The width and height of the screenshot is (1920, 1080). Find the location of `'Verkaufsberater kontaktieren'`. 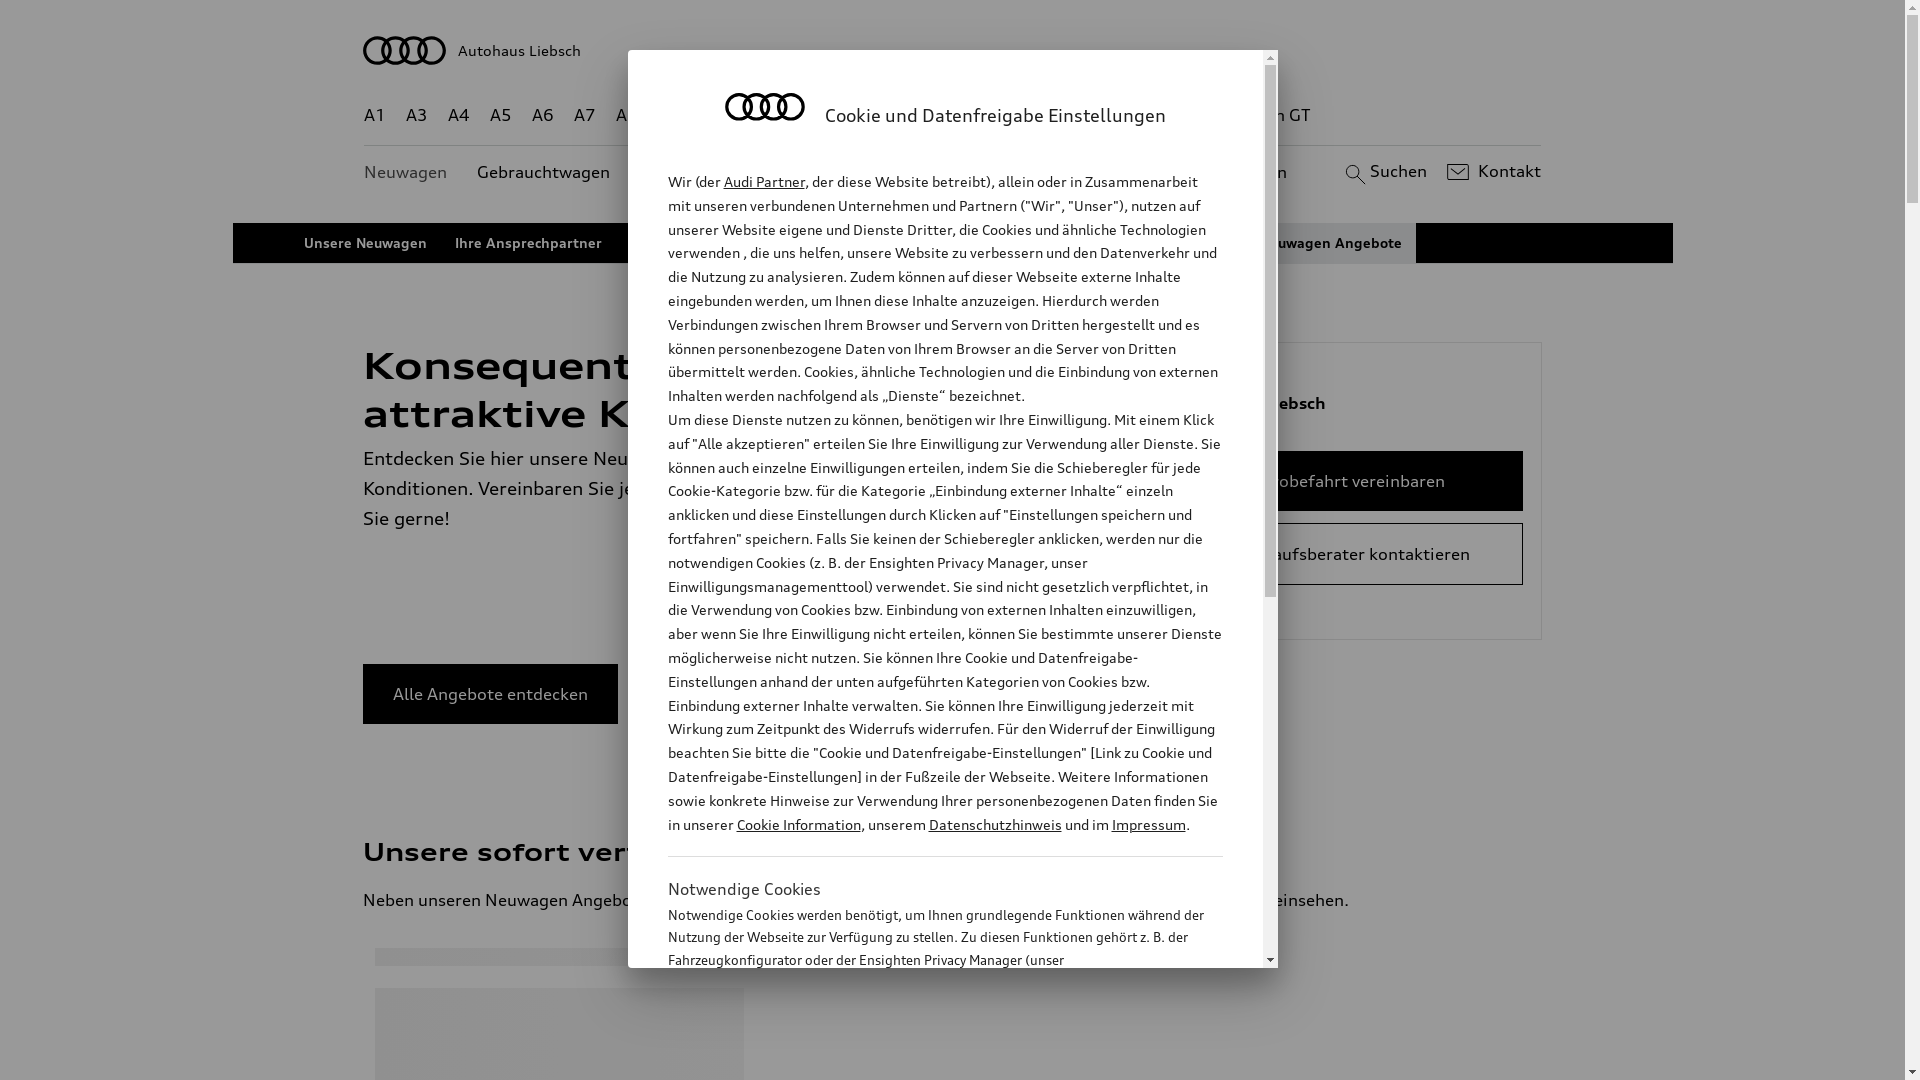

'Verkaufsberater kontaktieren' is located at coordinates (1353, 554).